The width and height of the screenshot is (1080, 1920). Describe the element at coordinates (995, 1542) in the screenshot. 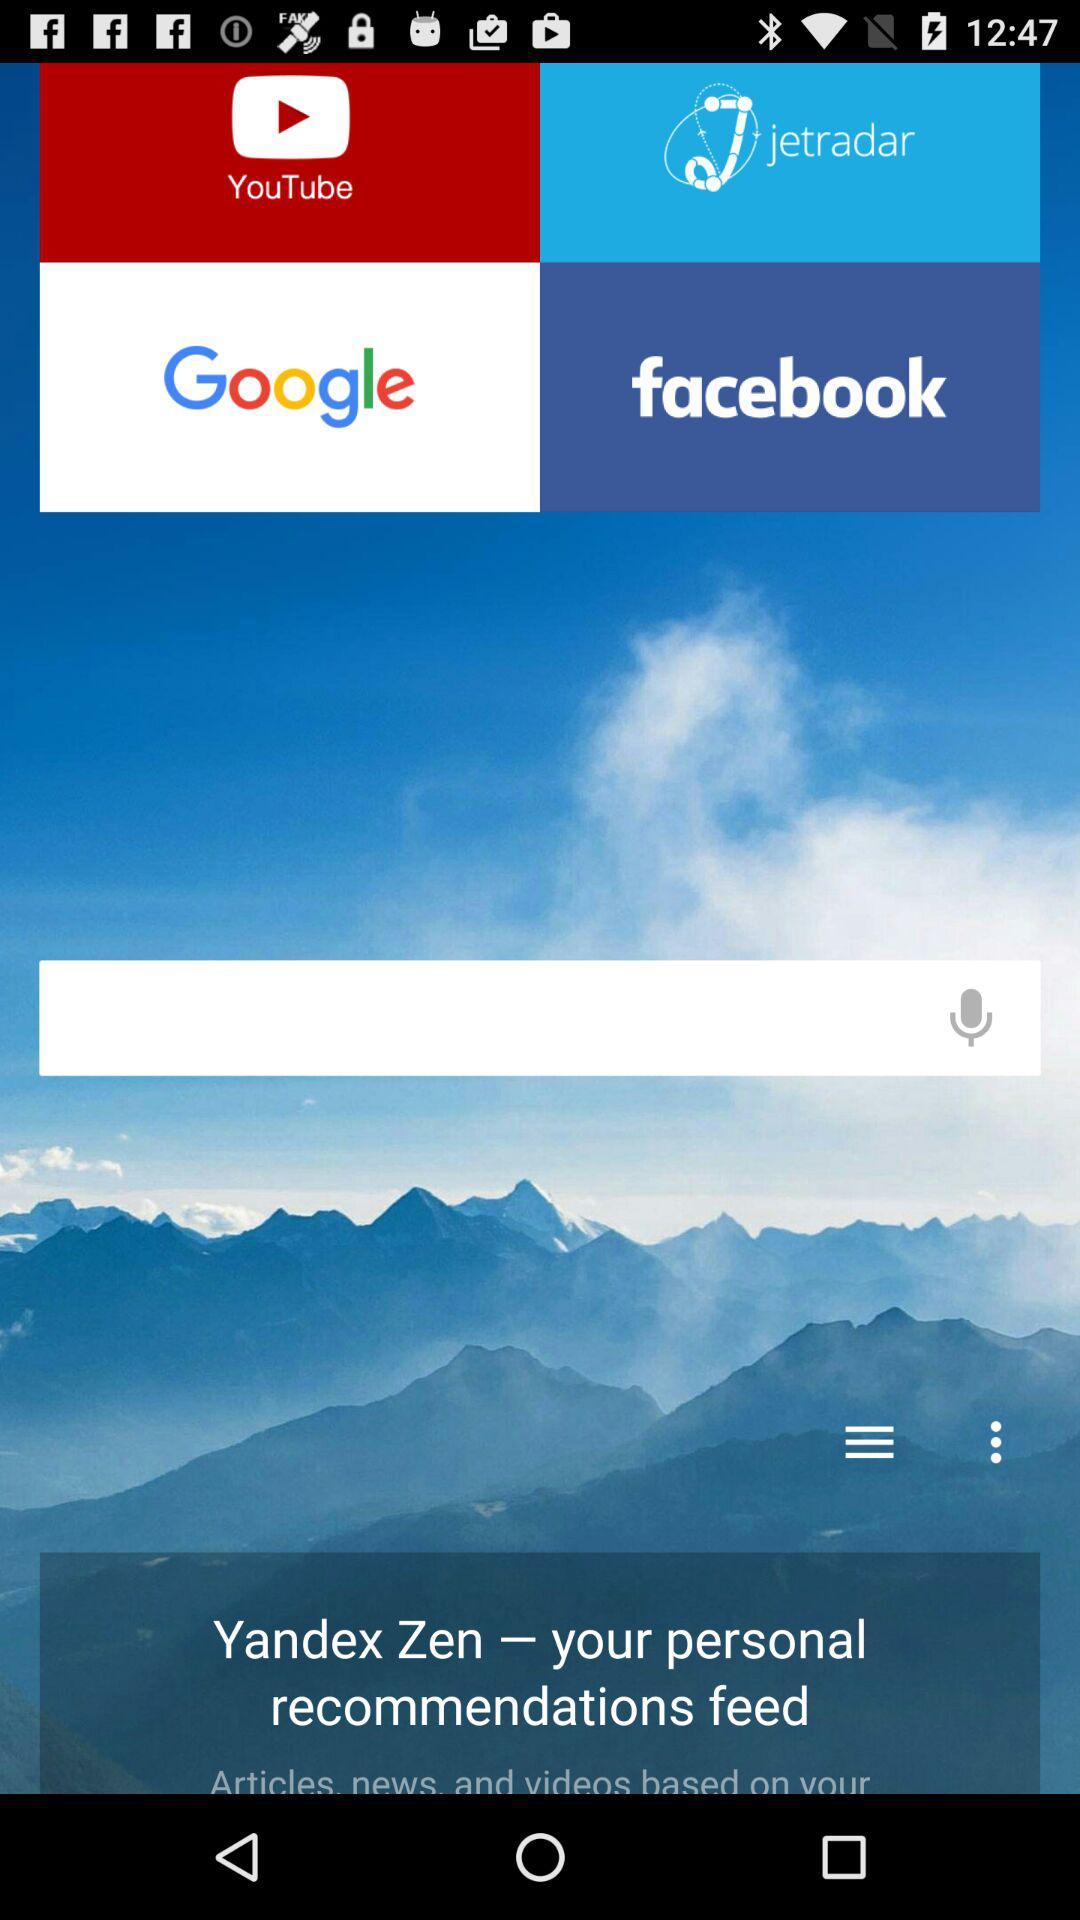

I see `the more icon` at that location.